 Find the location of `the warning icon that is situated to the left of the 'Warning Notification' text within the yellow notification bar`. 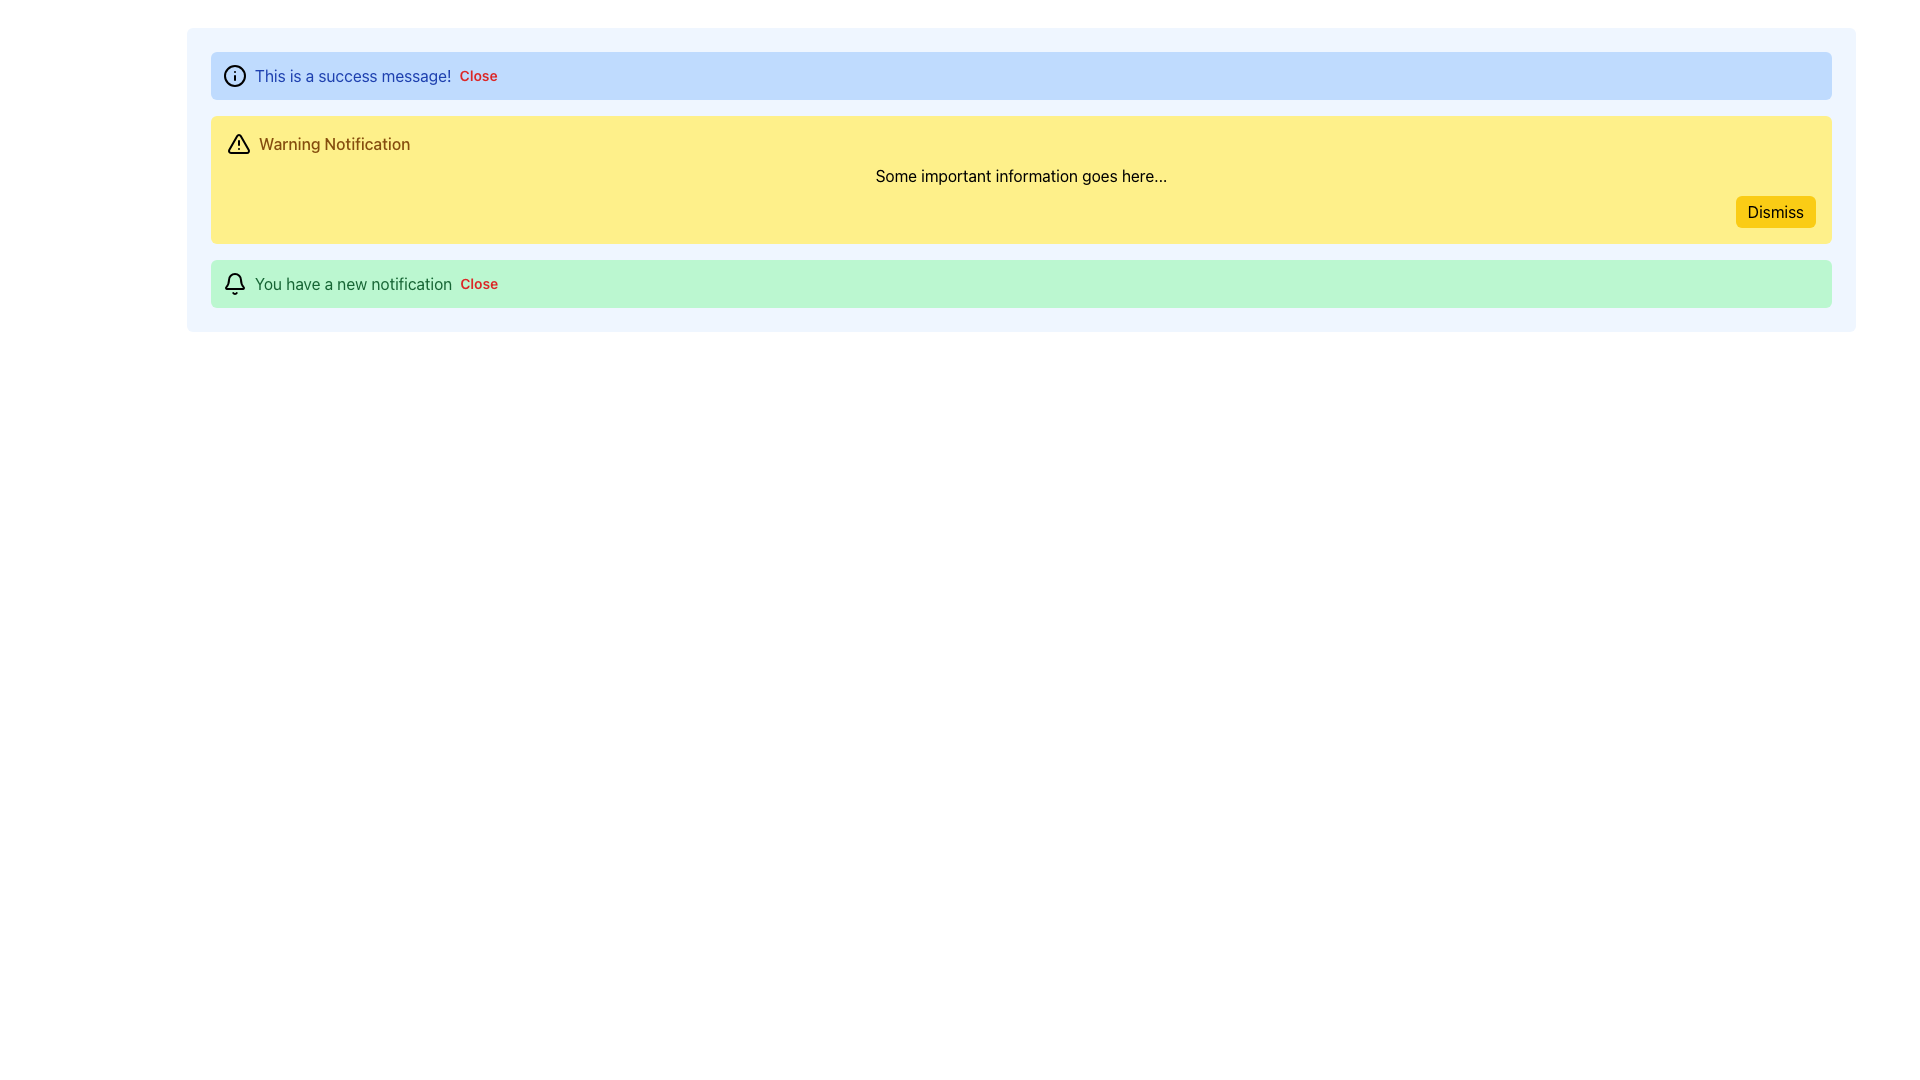

the warning icon that is situated to the left of the 'Warning Notification' text within the yellow notification bar is located at coordinates (239, 142).